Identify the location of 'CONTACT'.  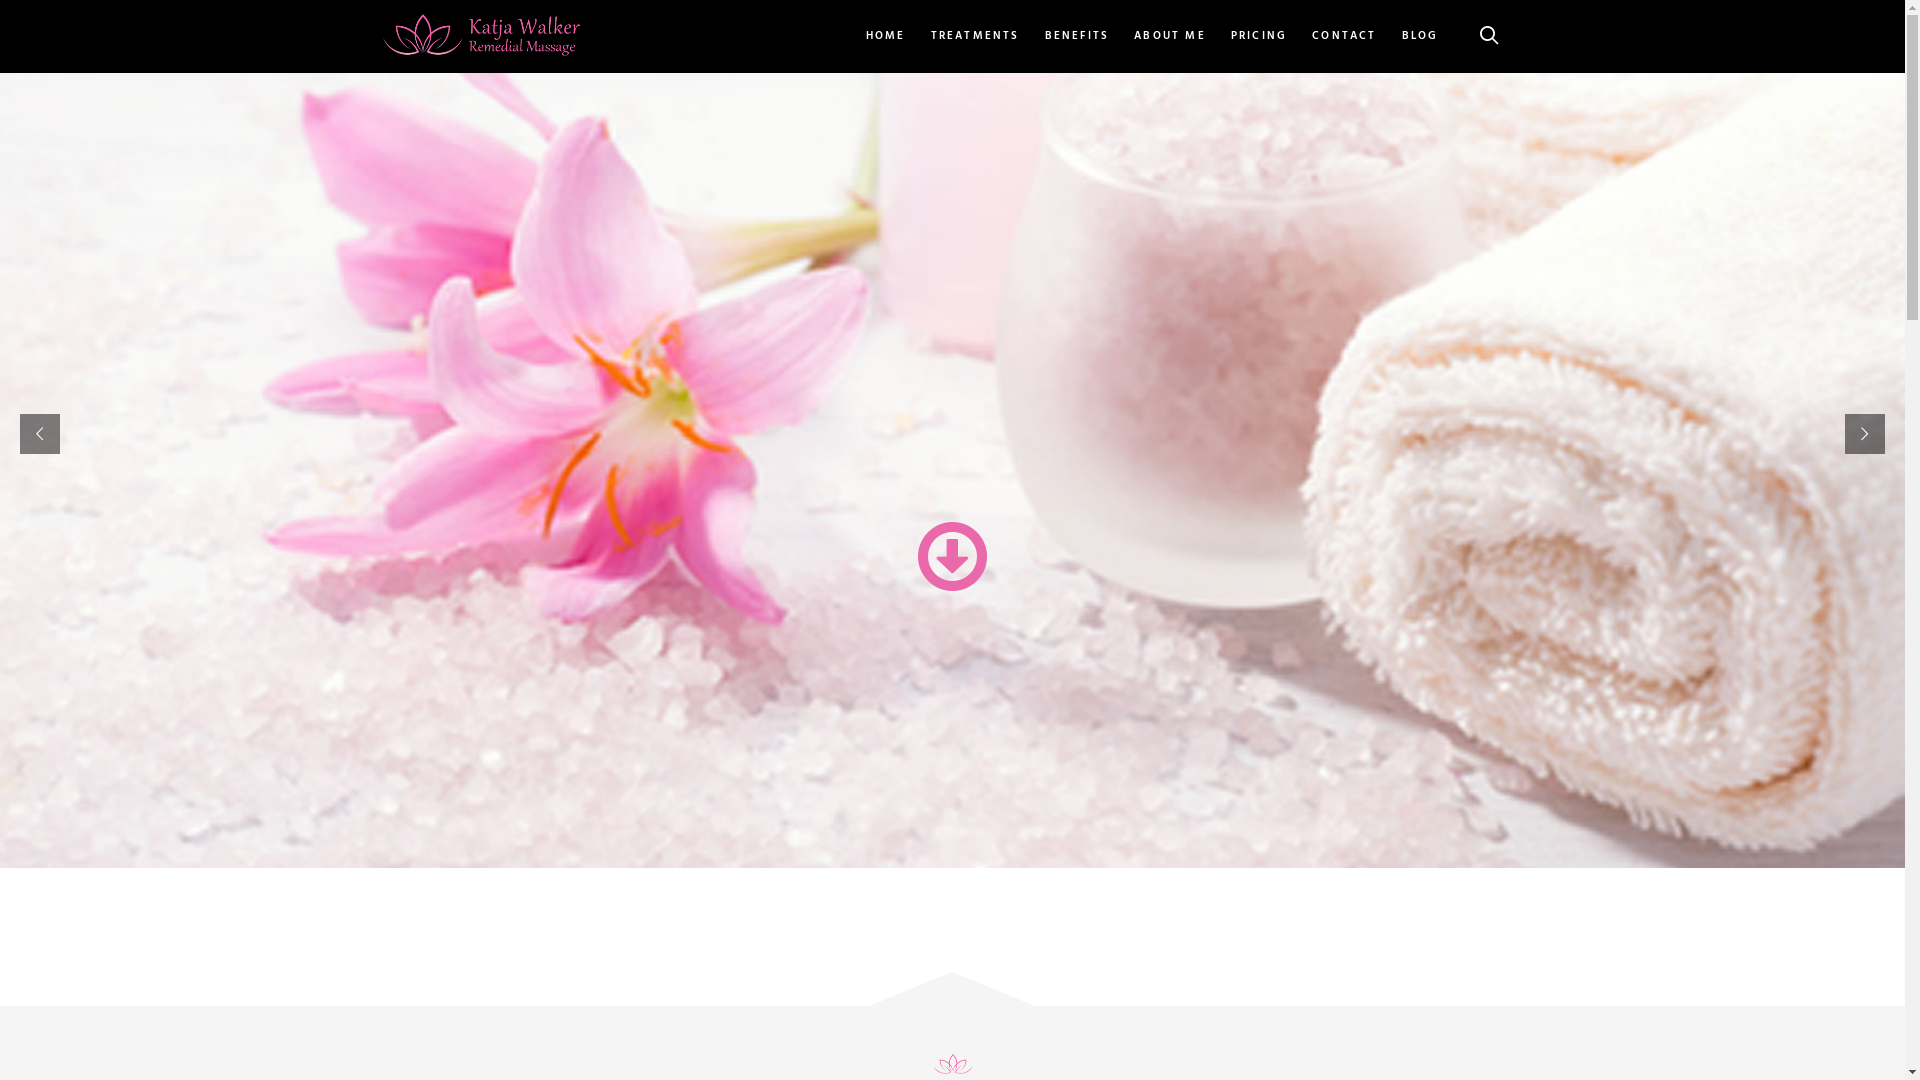
(1344, 36).